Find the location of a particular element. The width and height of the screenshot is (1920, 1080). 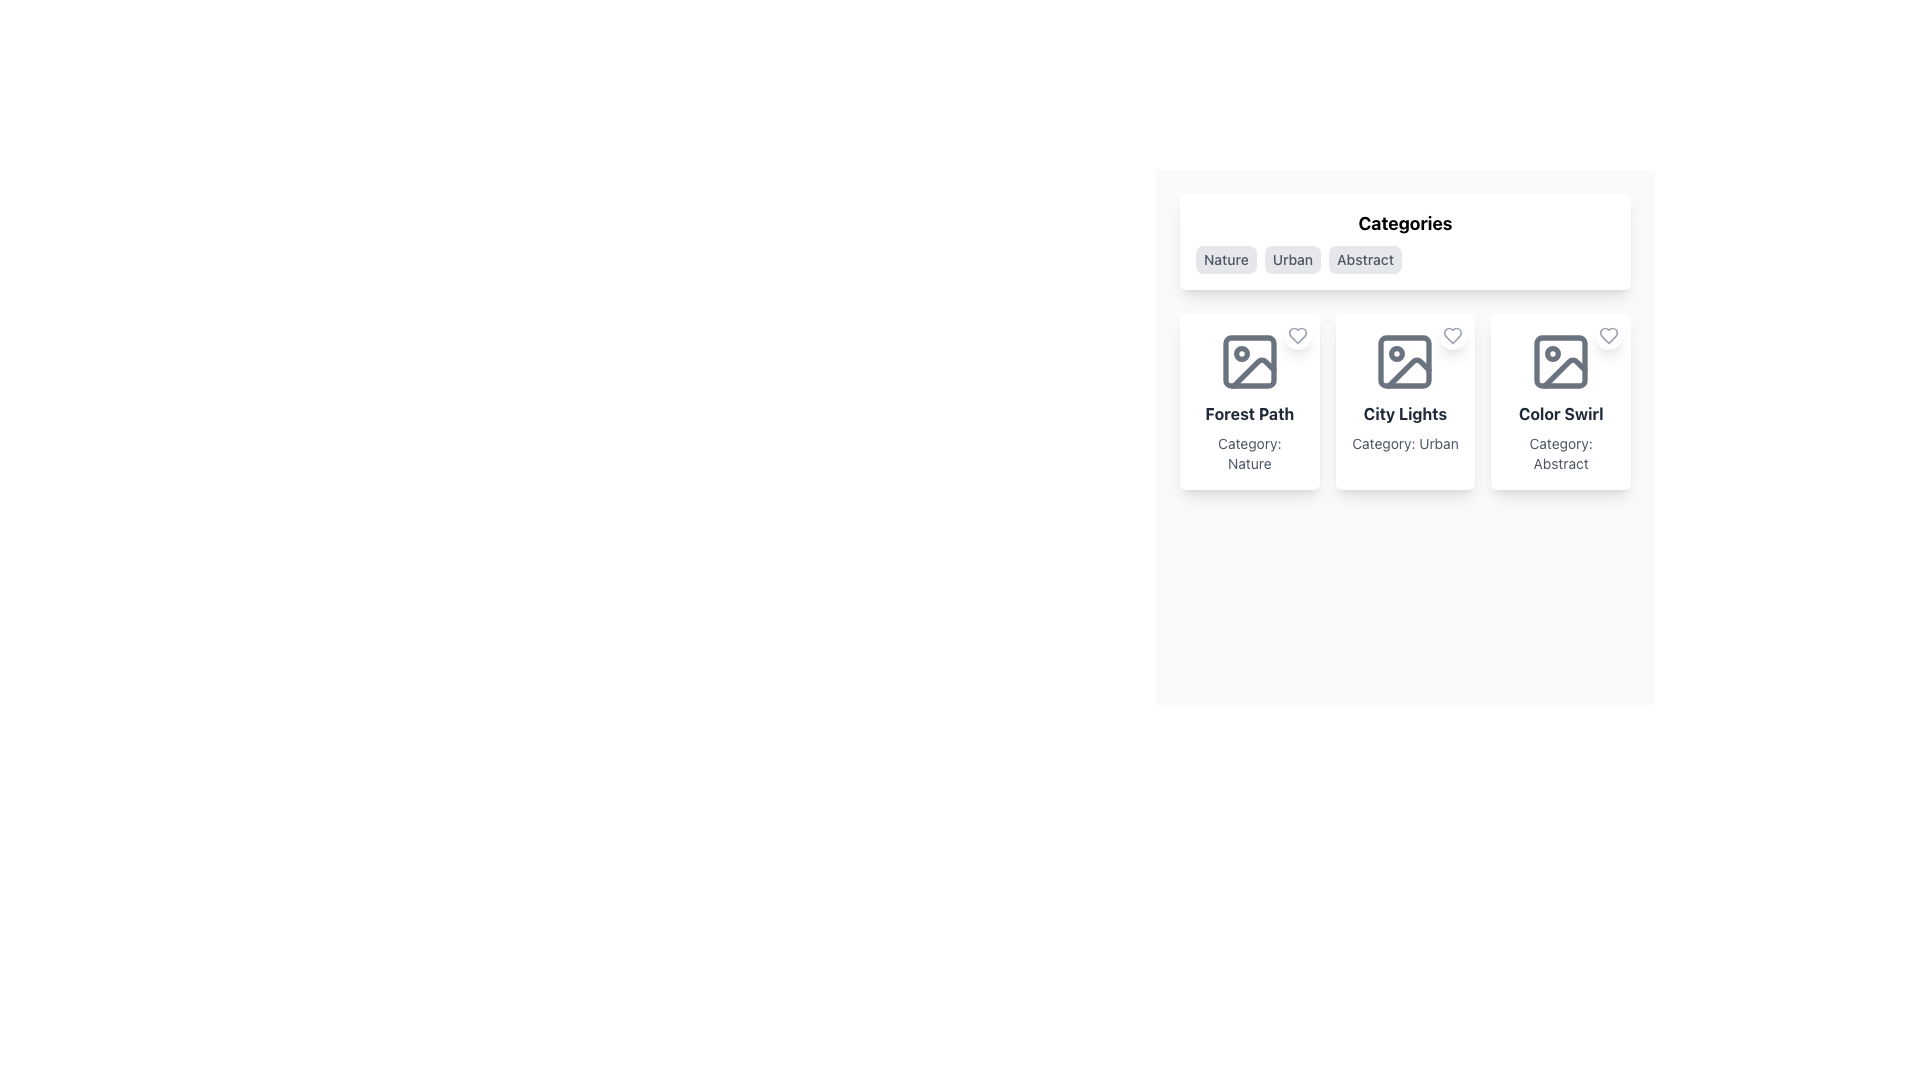

heading text 'Categories' which is prominently displayed in bold, large font at the top of a white card with rounded corners is located at coordinates (1404, 223).